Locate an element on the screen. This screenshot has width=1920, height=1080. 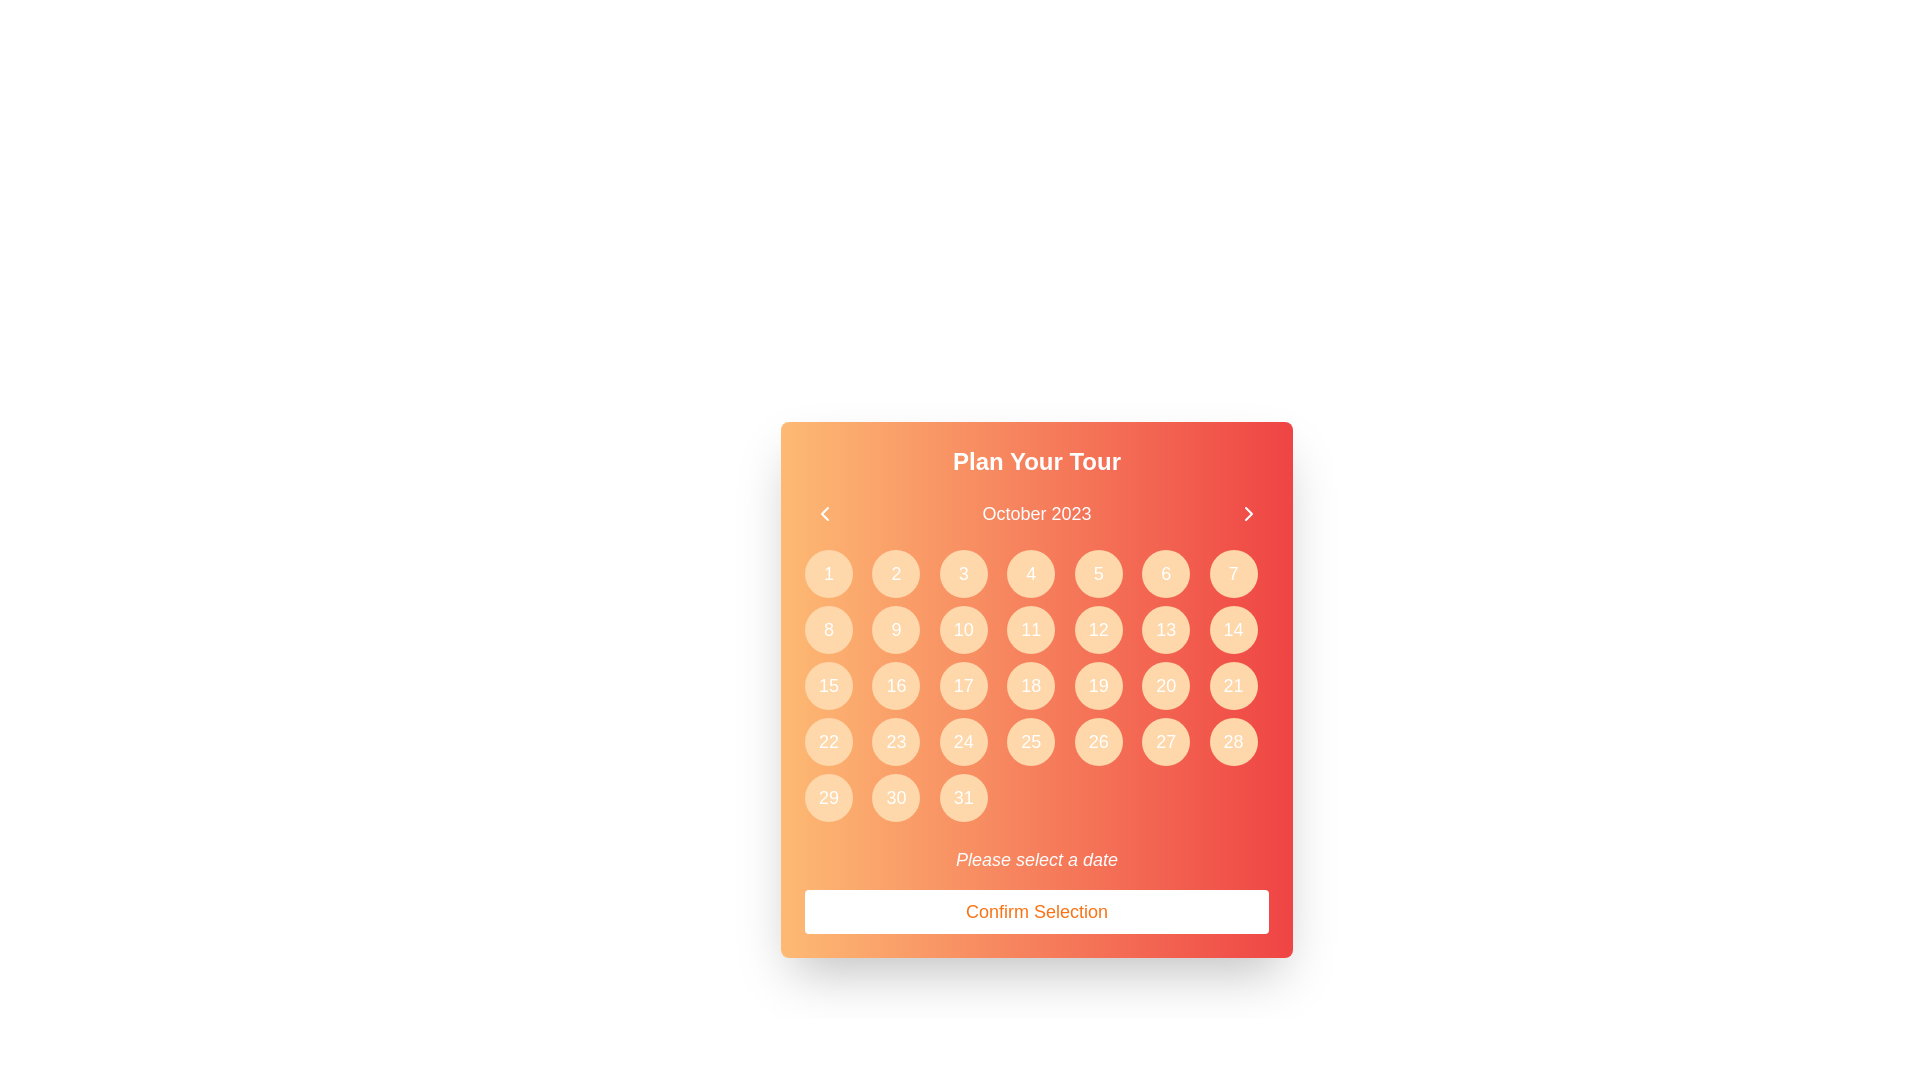
the circular button labeled '1' with a light orange background located at the top-left corner of the calendar grid is located at coordinates (829, 574).